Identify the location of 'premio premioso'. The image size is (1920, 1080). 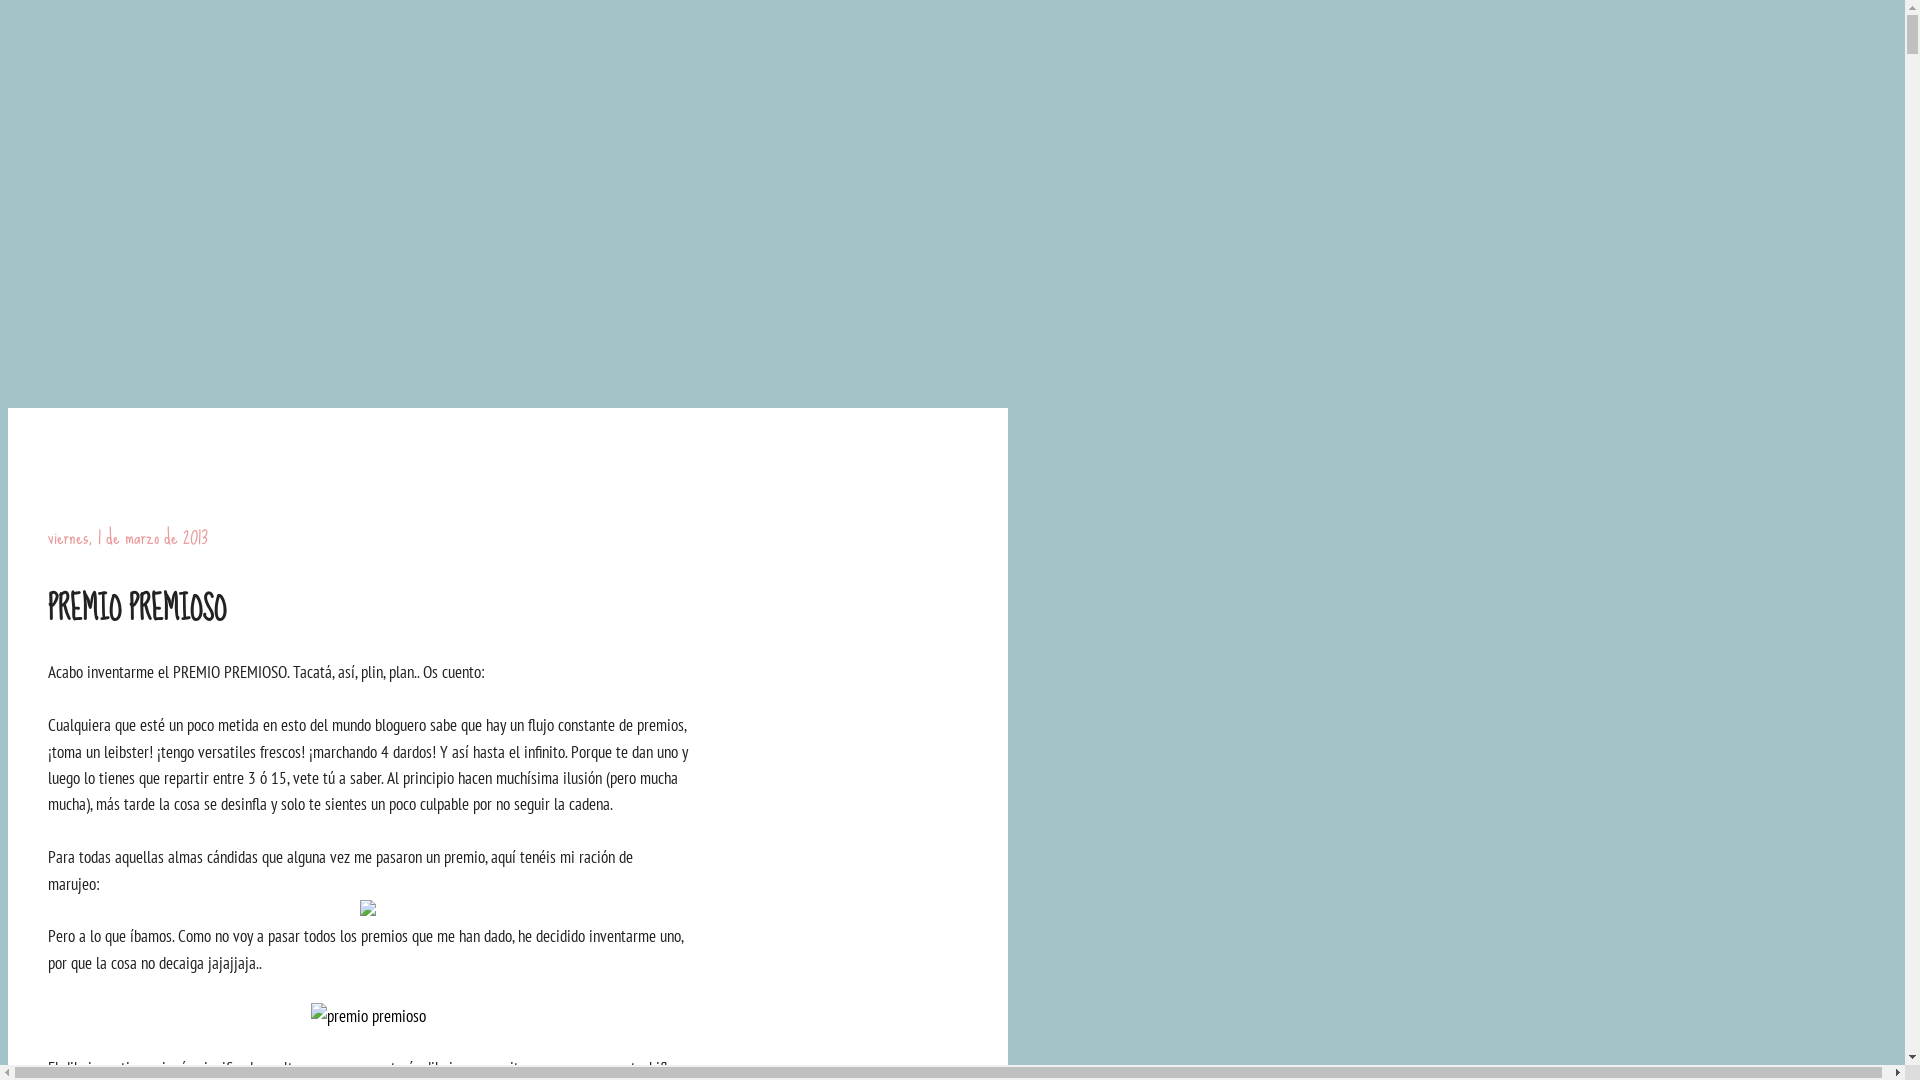
(309, 1014).